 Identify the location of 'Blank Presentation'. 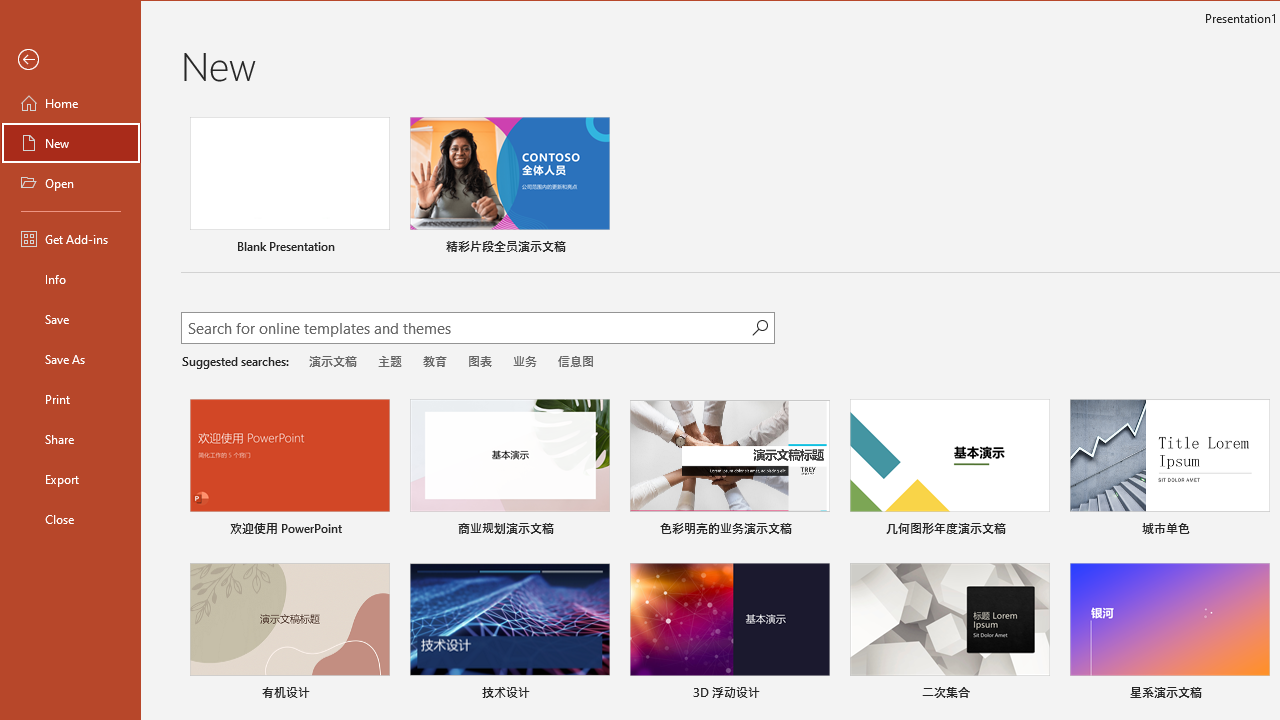
(288, 188).